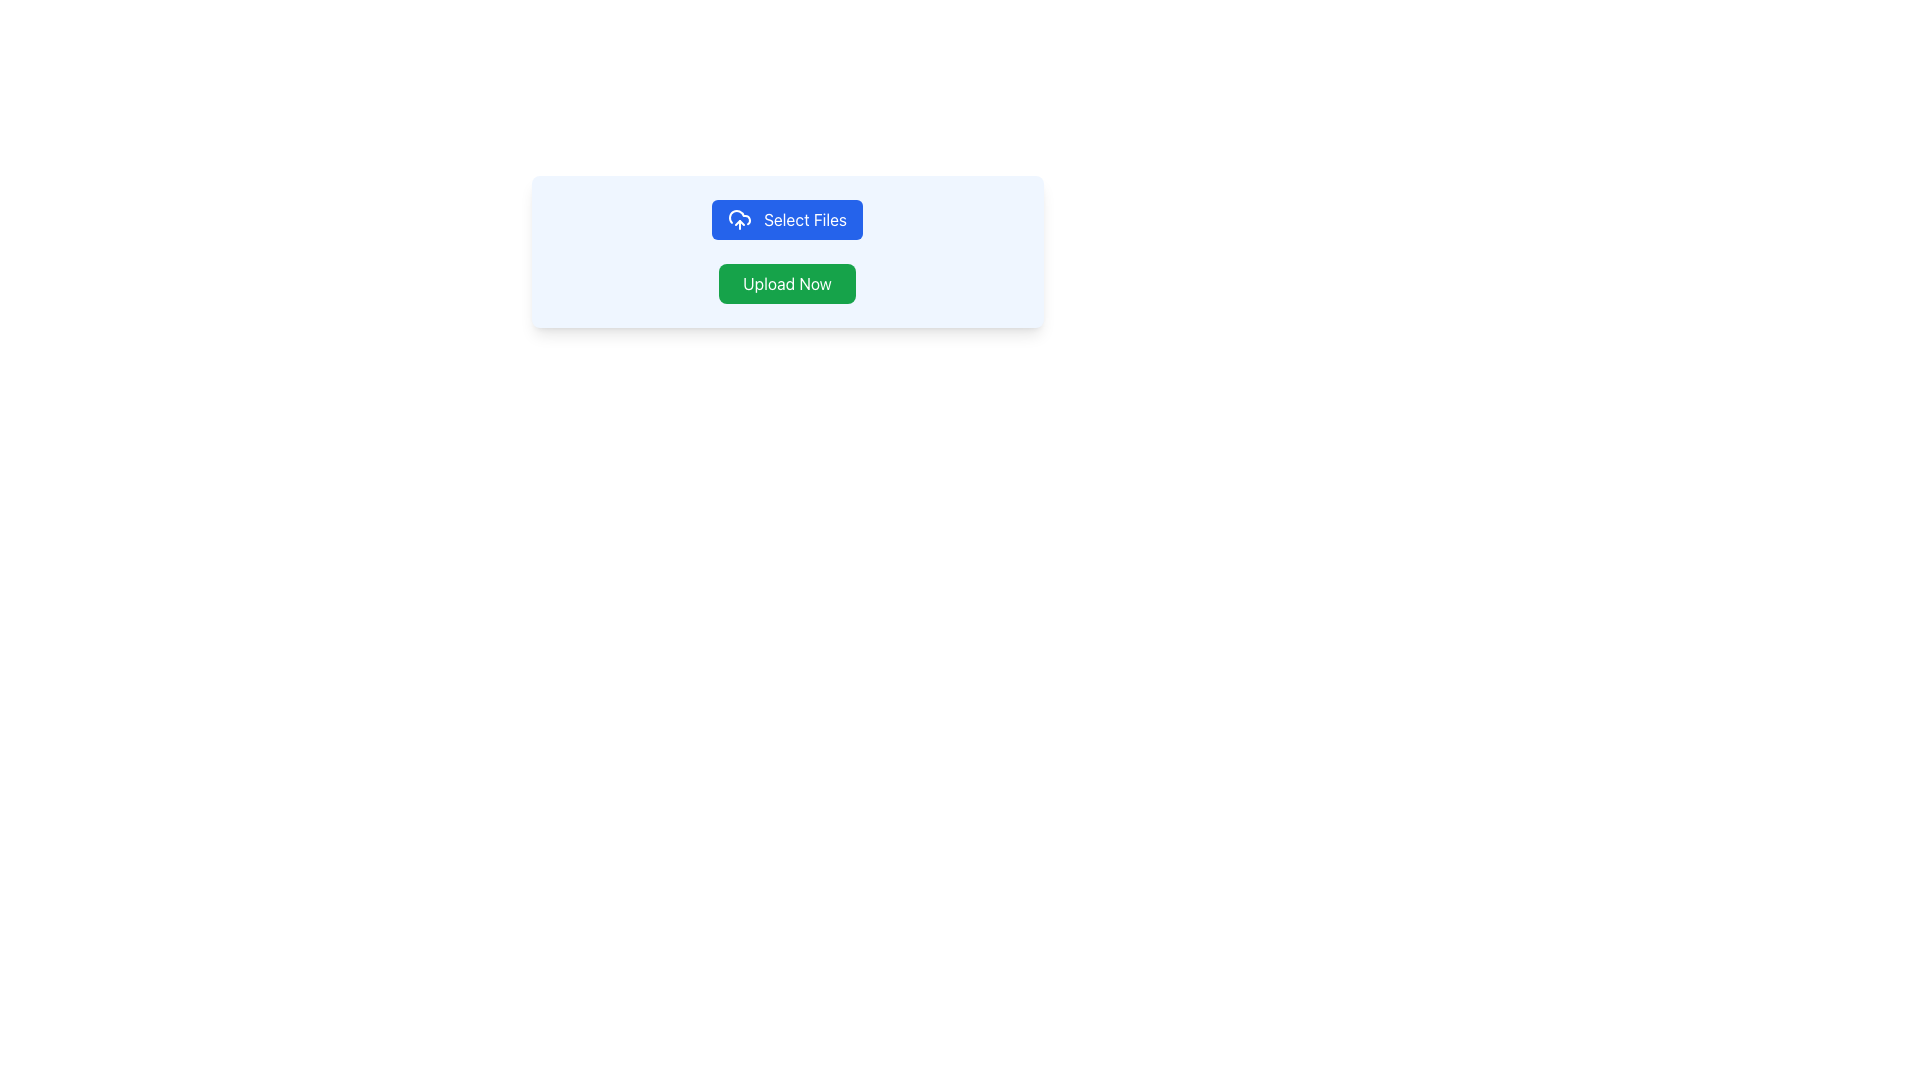  What do you see at coordinates (738, 219) in the screenshot?
I see `the cloud-shaped icon with an upward arrow, which is located within the 'Select Files' button, positioned to the left of the button text` at bounding box center [738, 219].